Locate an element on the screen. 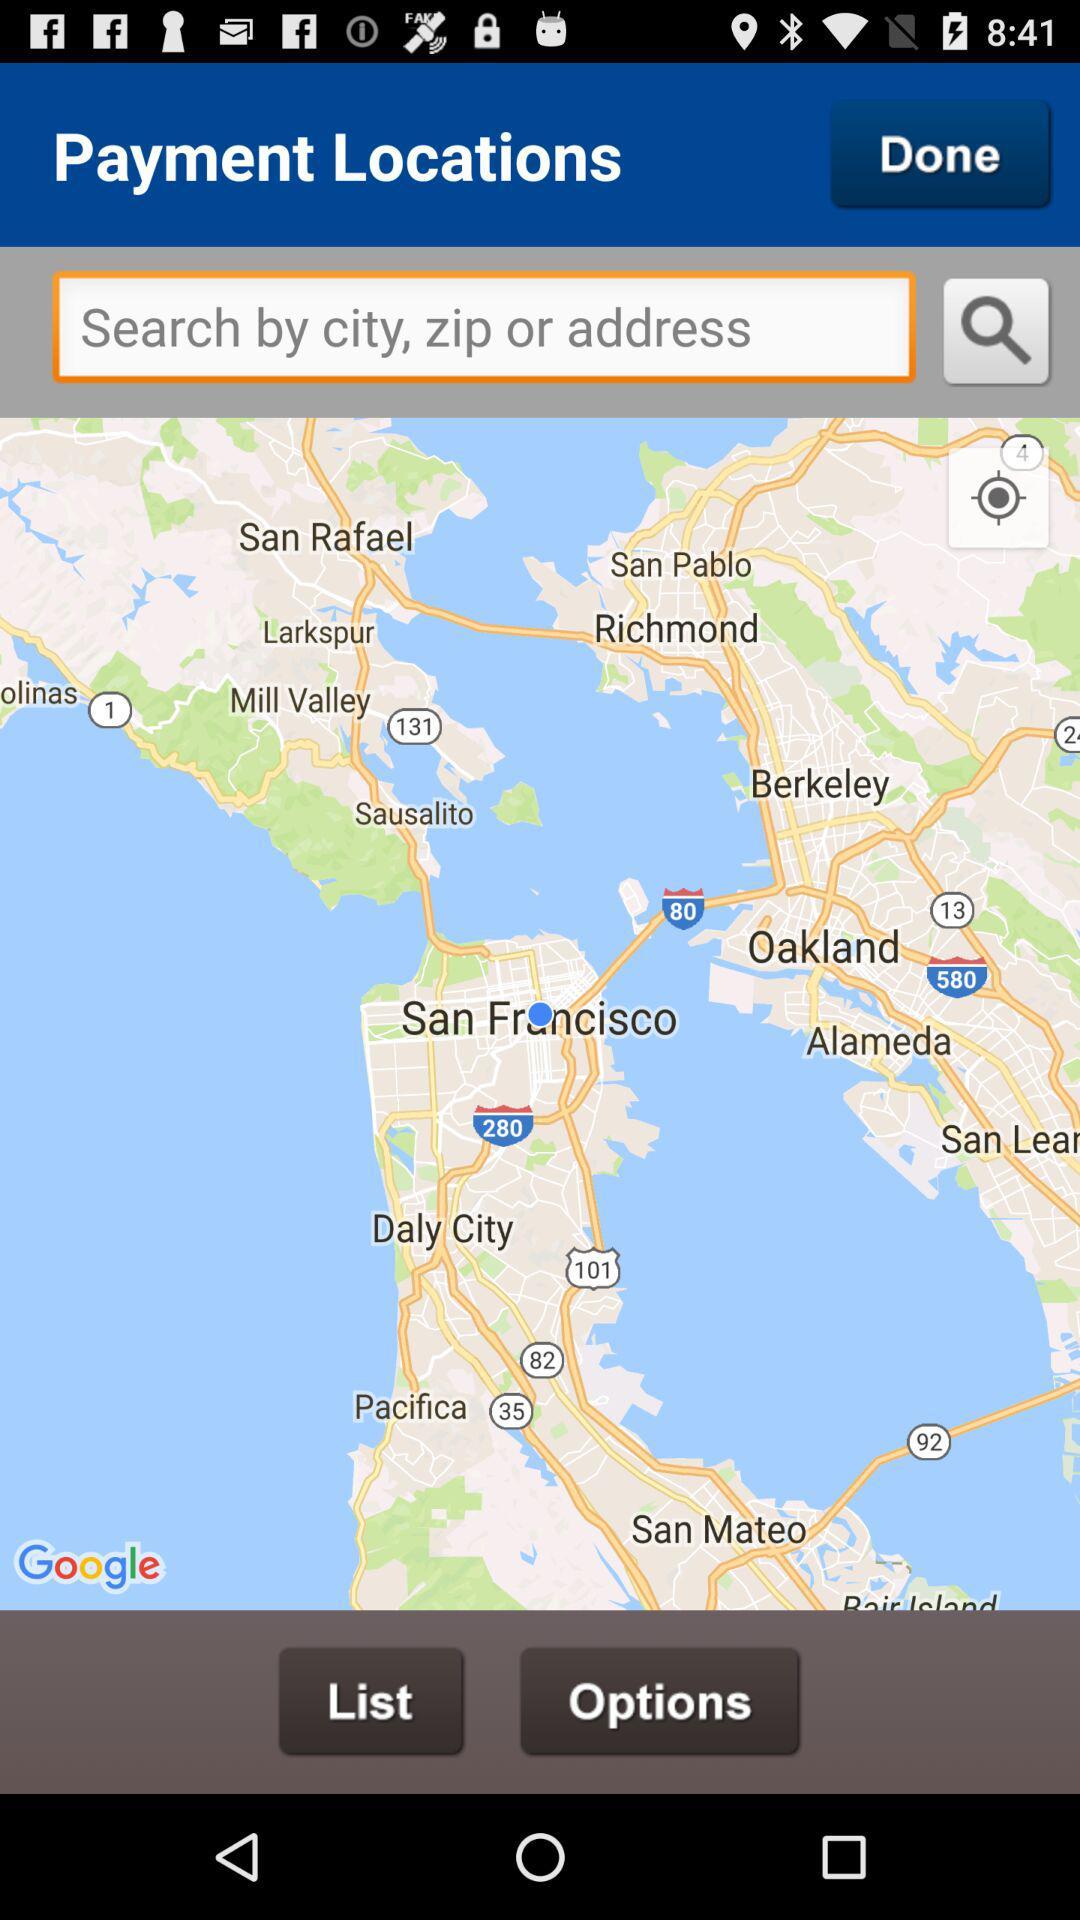 The image size is (1080, 1920). city zip or address to search is located at coordinates (484, 332).